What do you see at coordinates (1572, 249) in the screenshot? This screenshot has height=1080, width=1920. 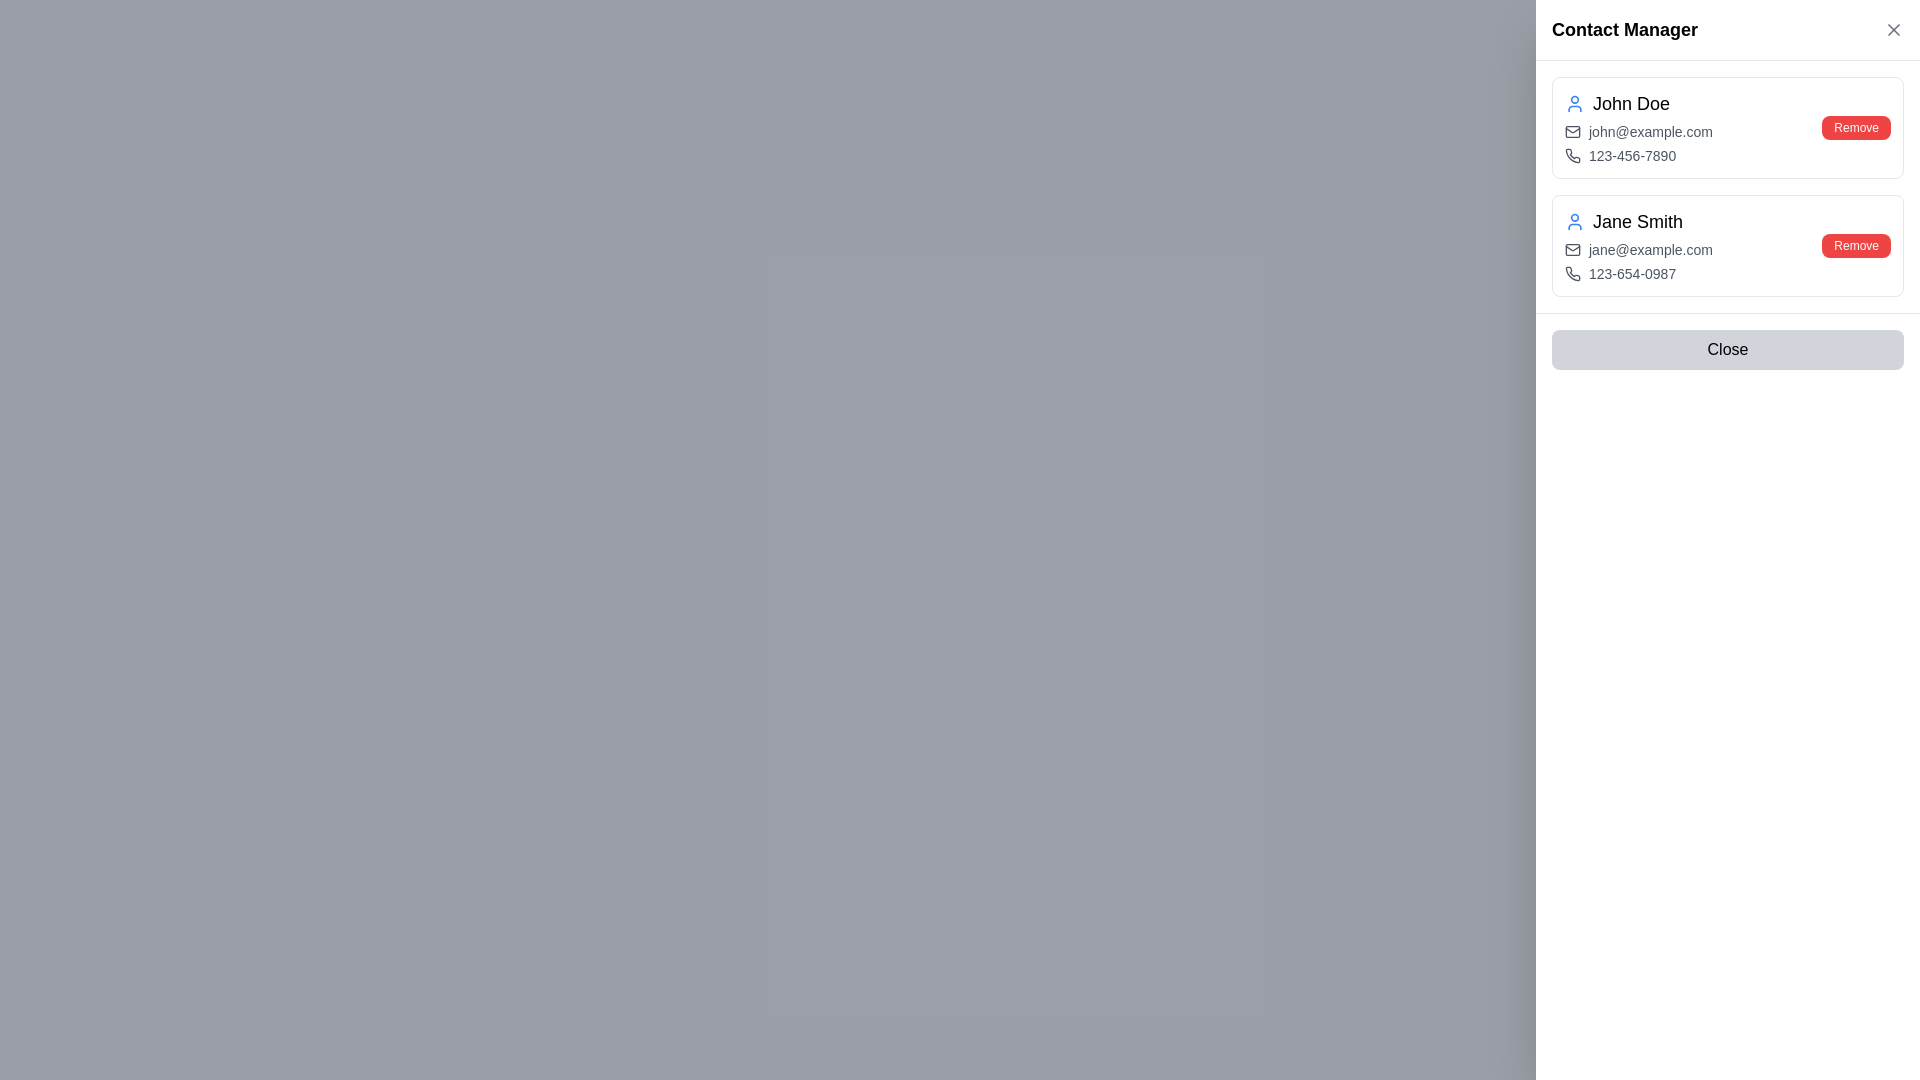 I see `the email icon representing 'jane@example.com'` at bounding box center [1572, 249].